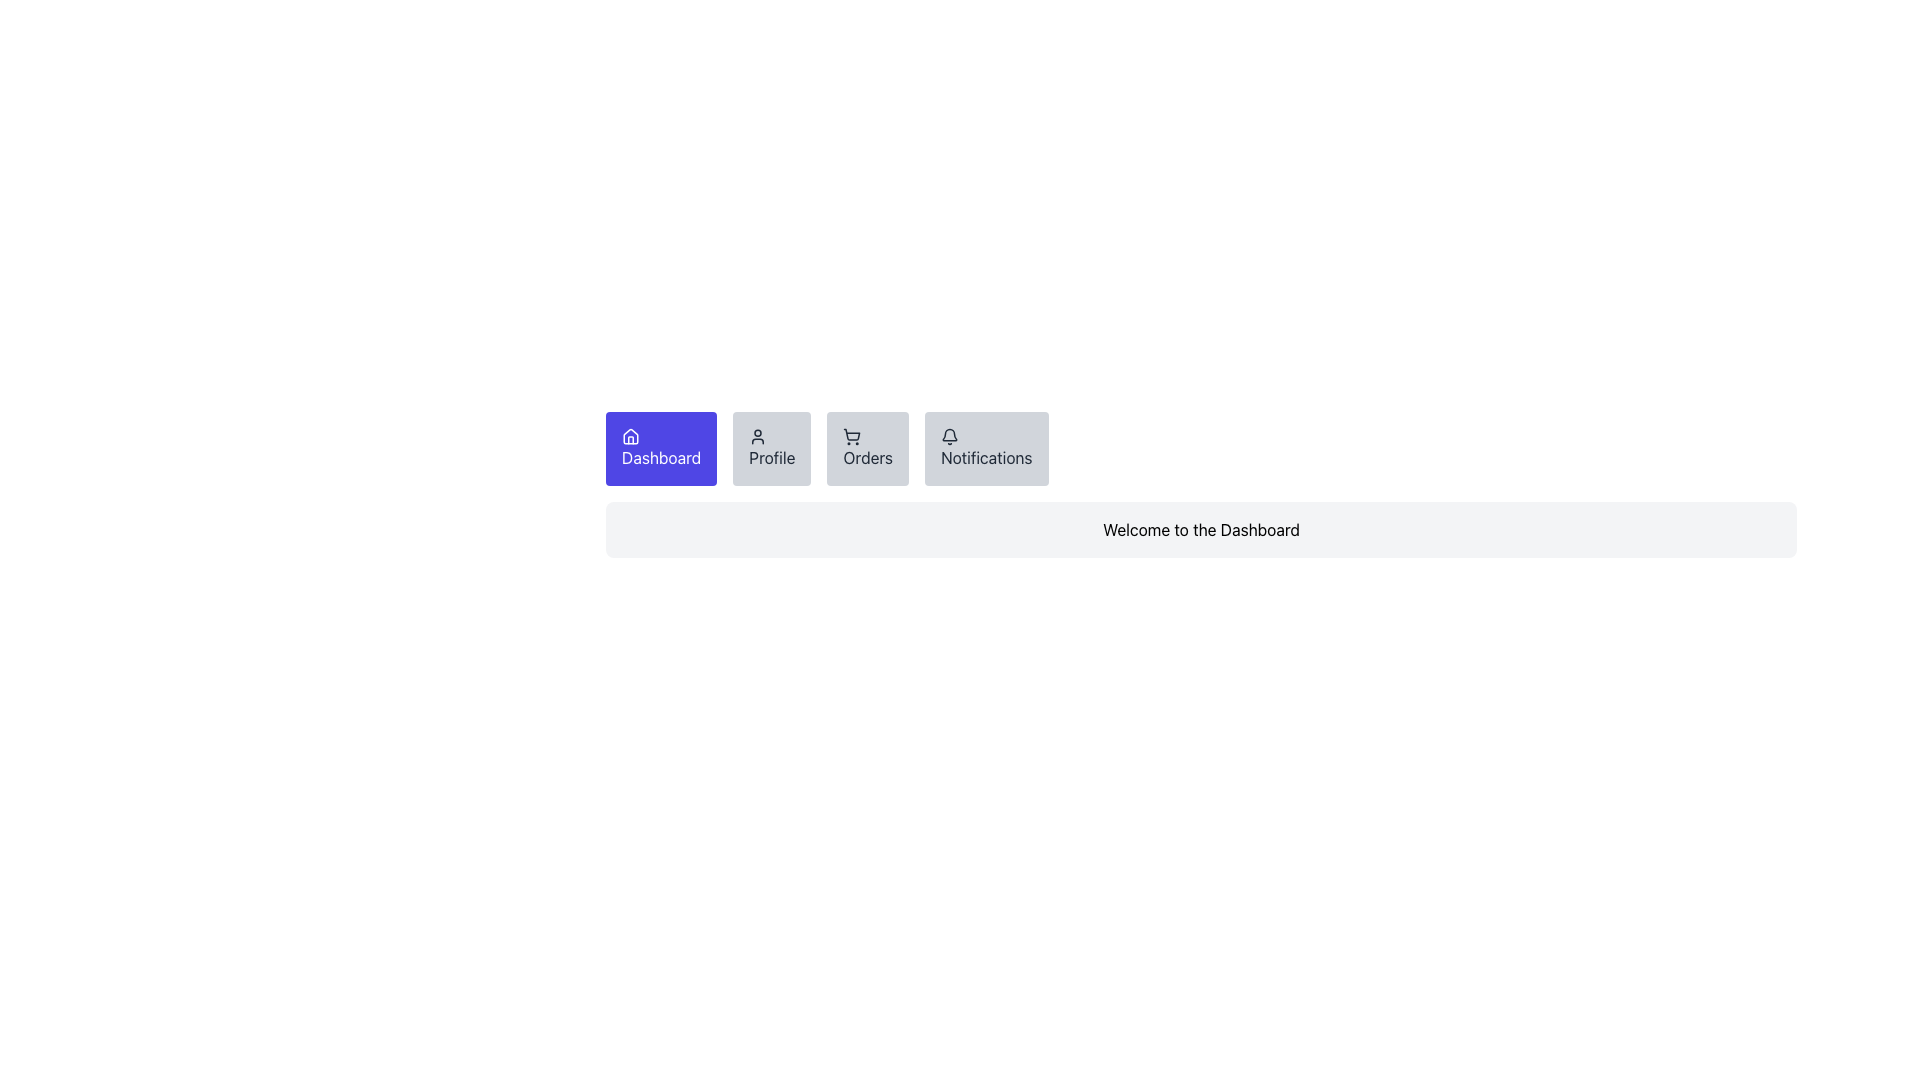 The height and width of the screenshot is (1080, 1920). I want to click on the notifications button, which is the fourth button from the left in a horizontal list, so click(986, 447).